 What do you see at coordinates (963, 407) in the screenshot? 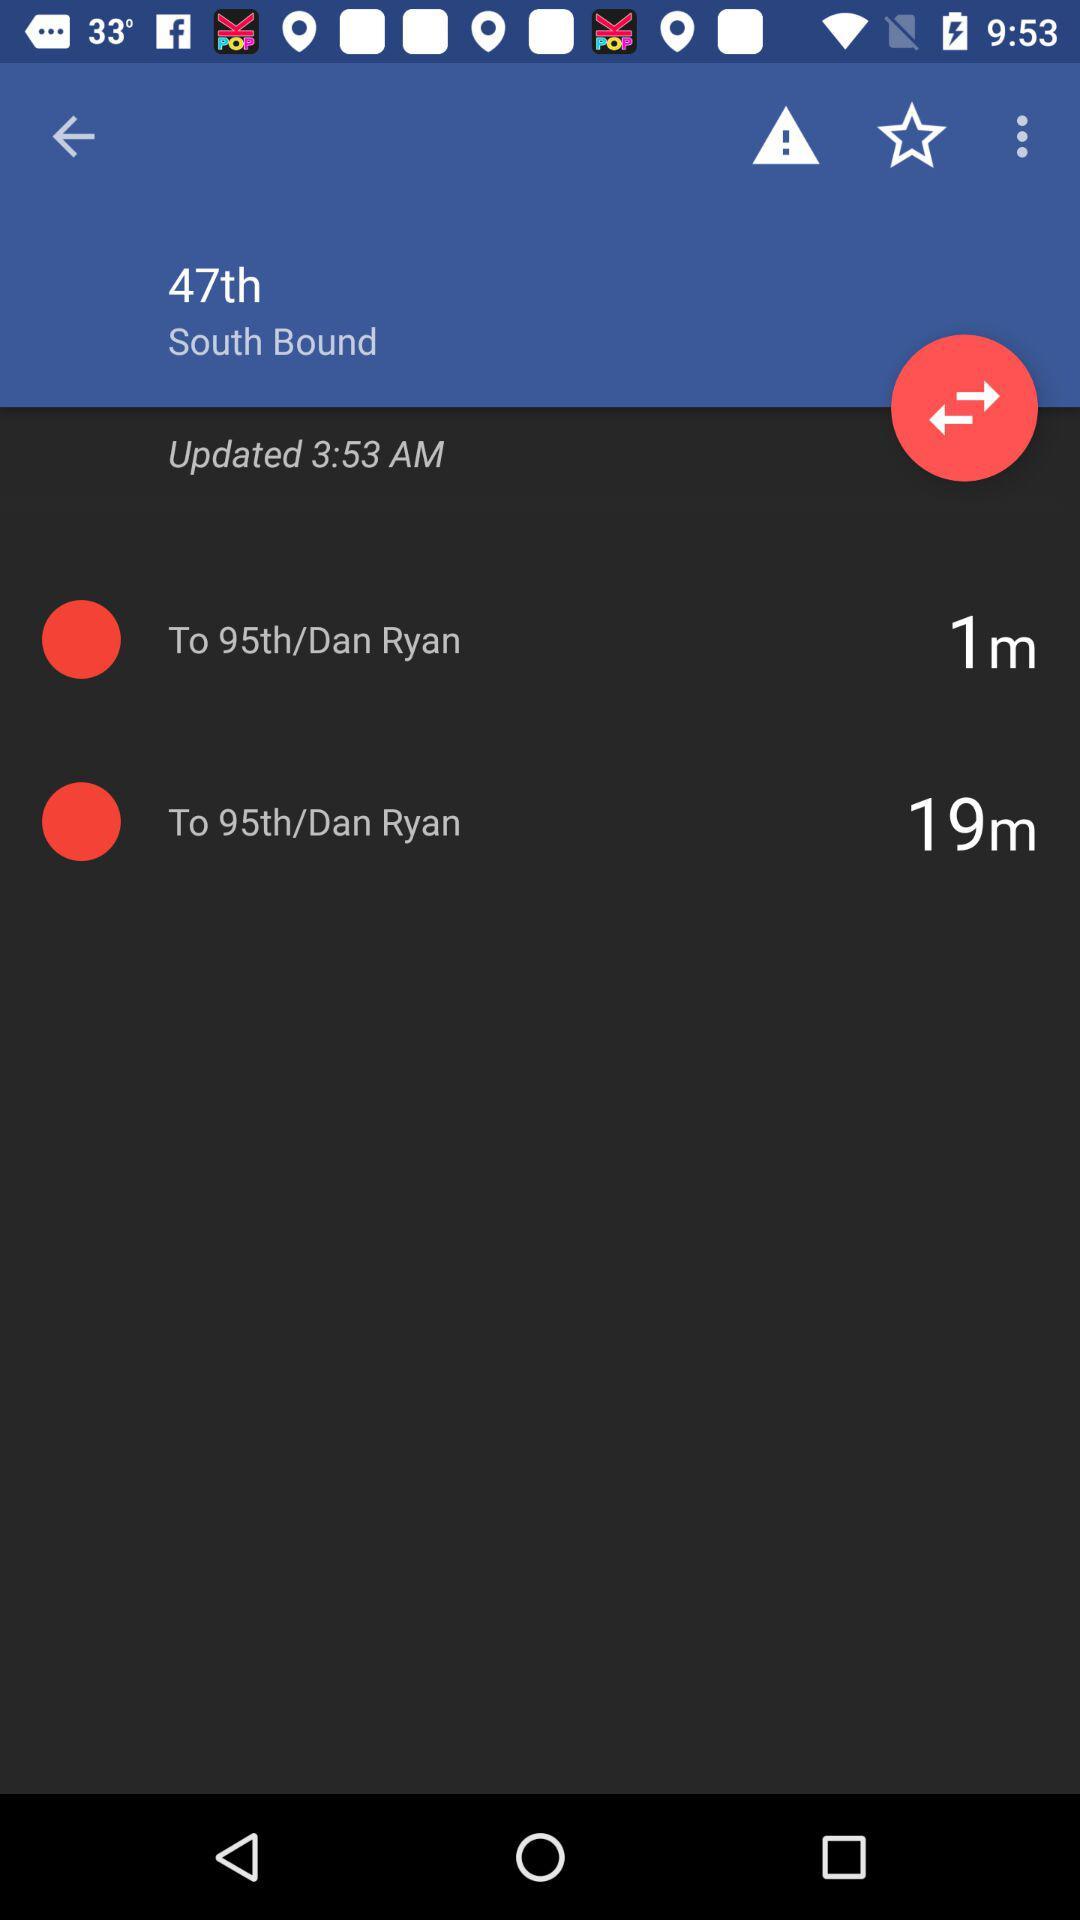
I see `flip bus route` at bounding box center [963, 407].